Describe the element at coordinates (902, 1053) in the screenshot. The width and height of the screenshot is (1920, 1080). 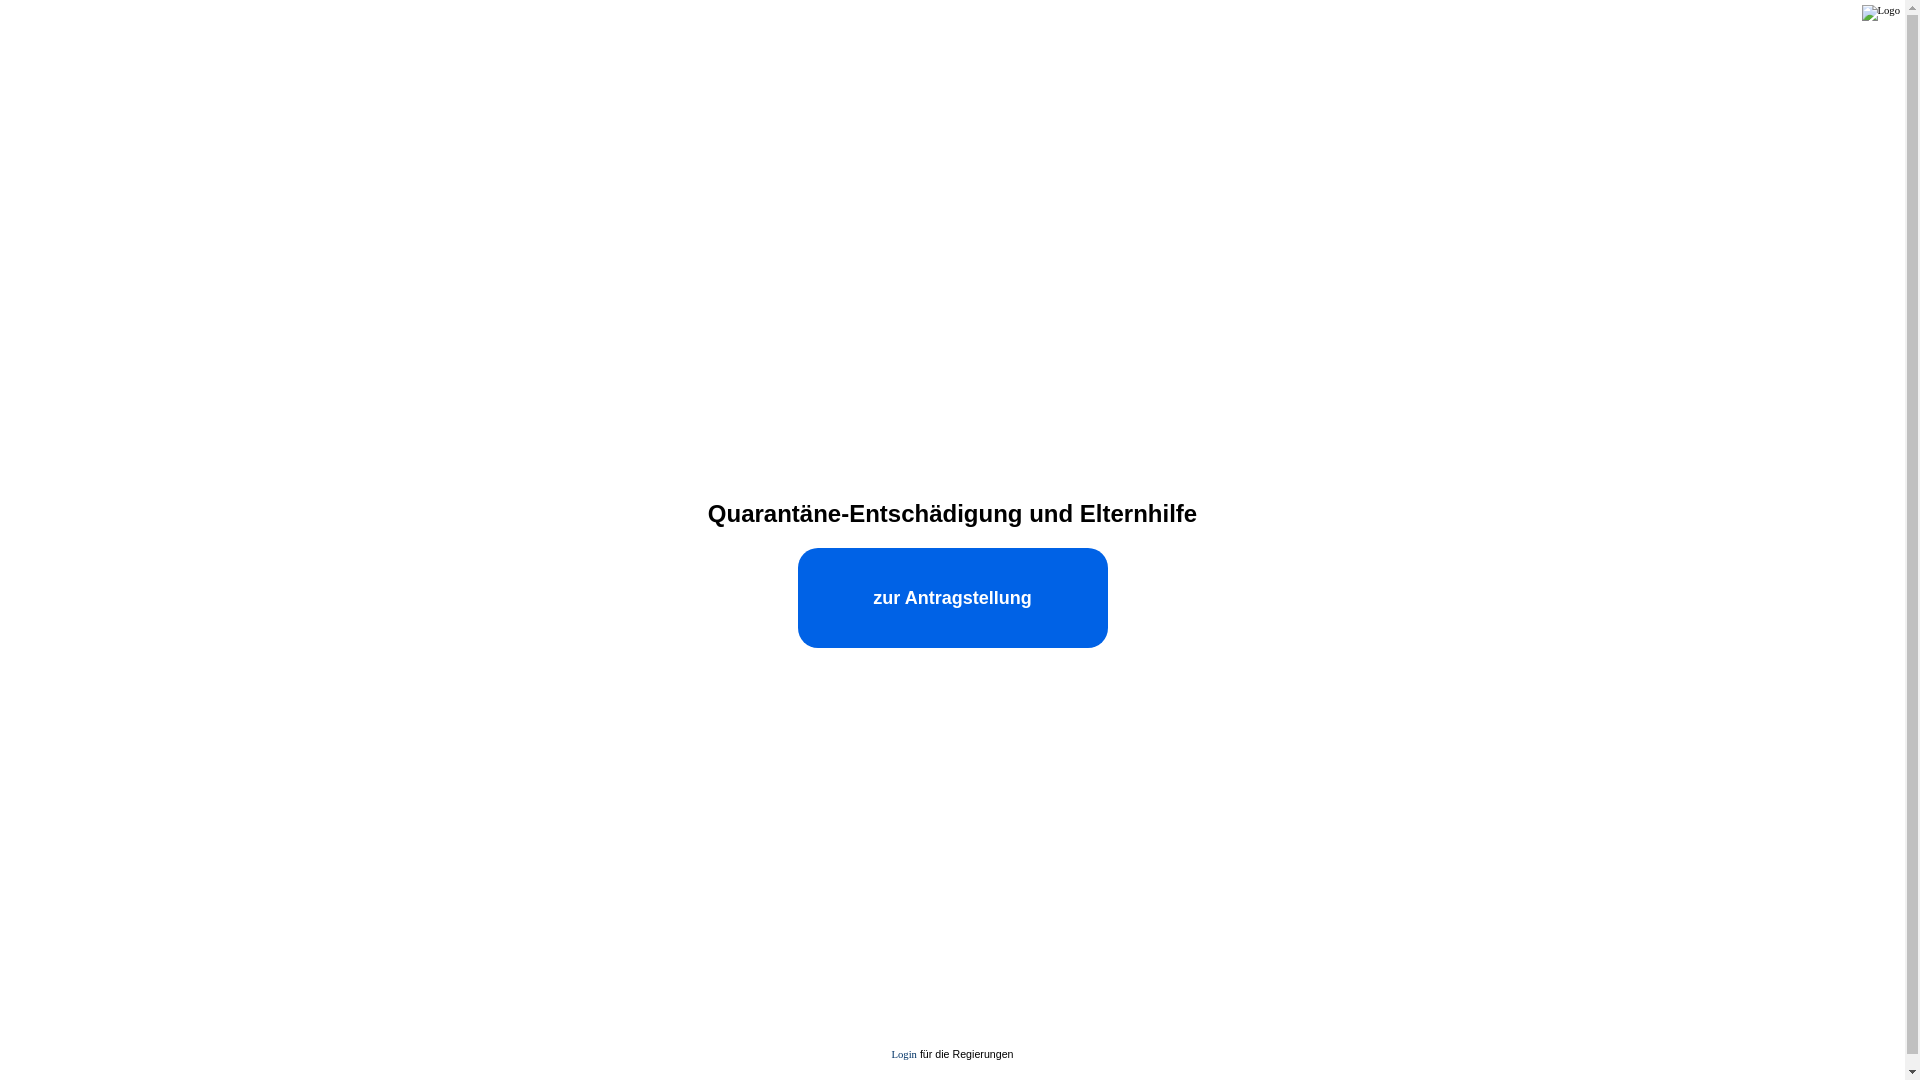
I see `'Login'` at that location.